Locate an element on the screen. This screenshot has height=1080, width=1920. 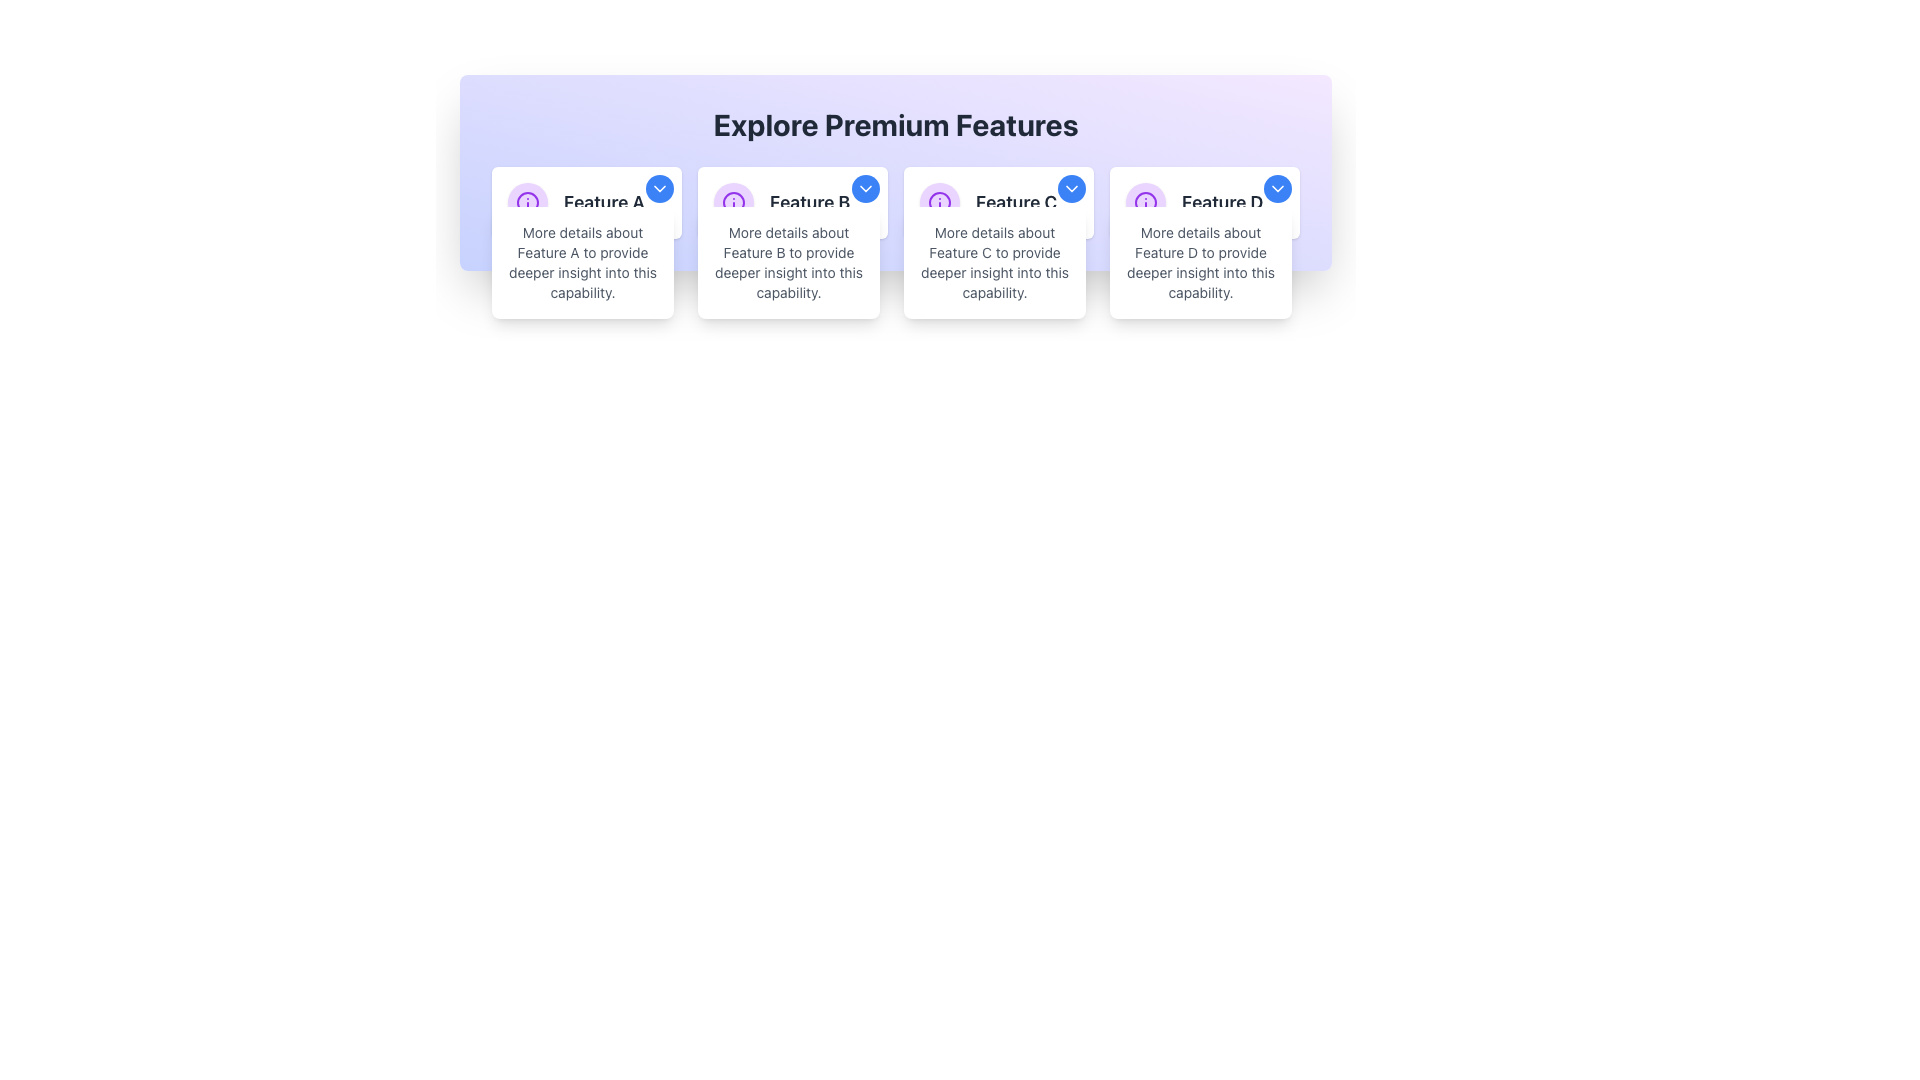
the card with a white background and rounded corners containing the 'Feature A' text and a blue button at the top right corner is located at coordinates (585, 203).